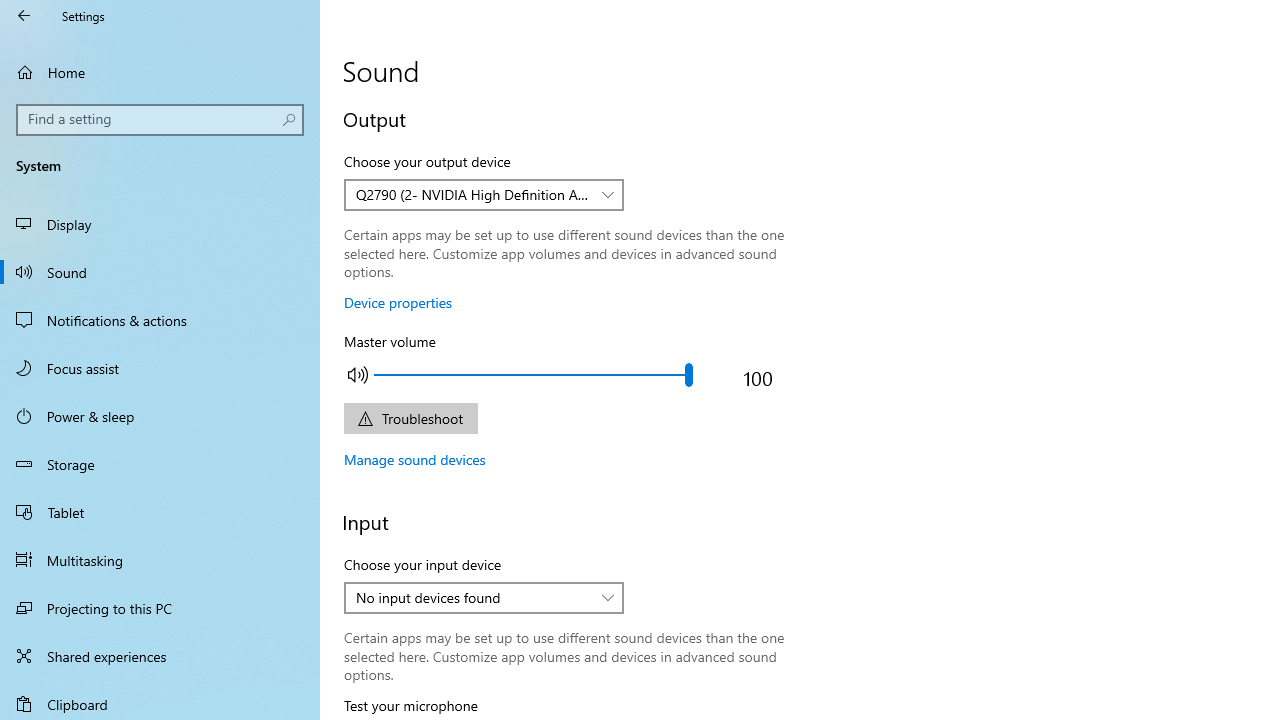 The height and width of the screenshot is (720, 1280). Describe the element at coordinates (358, 374) in the screenshot. I see `'Mute master volume'` at that location.